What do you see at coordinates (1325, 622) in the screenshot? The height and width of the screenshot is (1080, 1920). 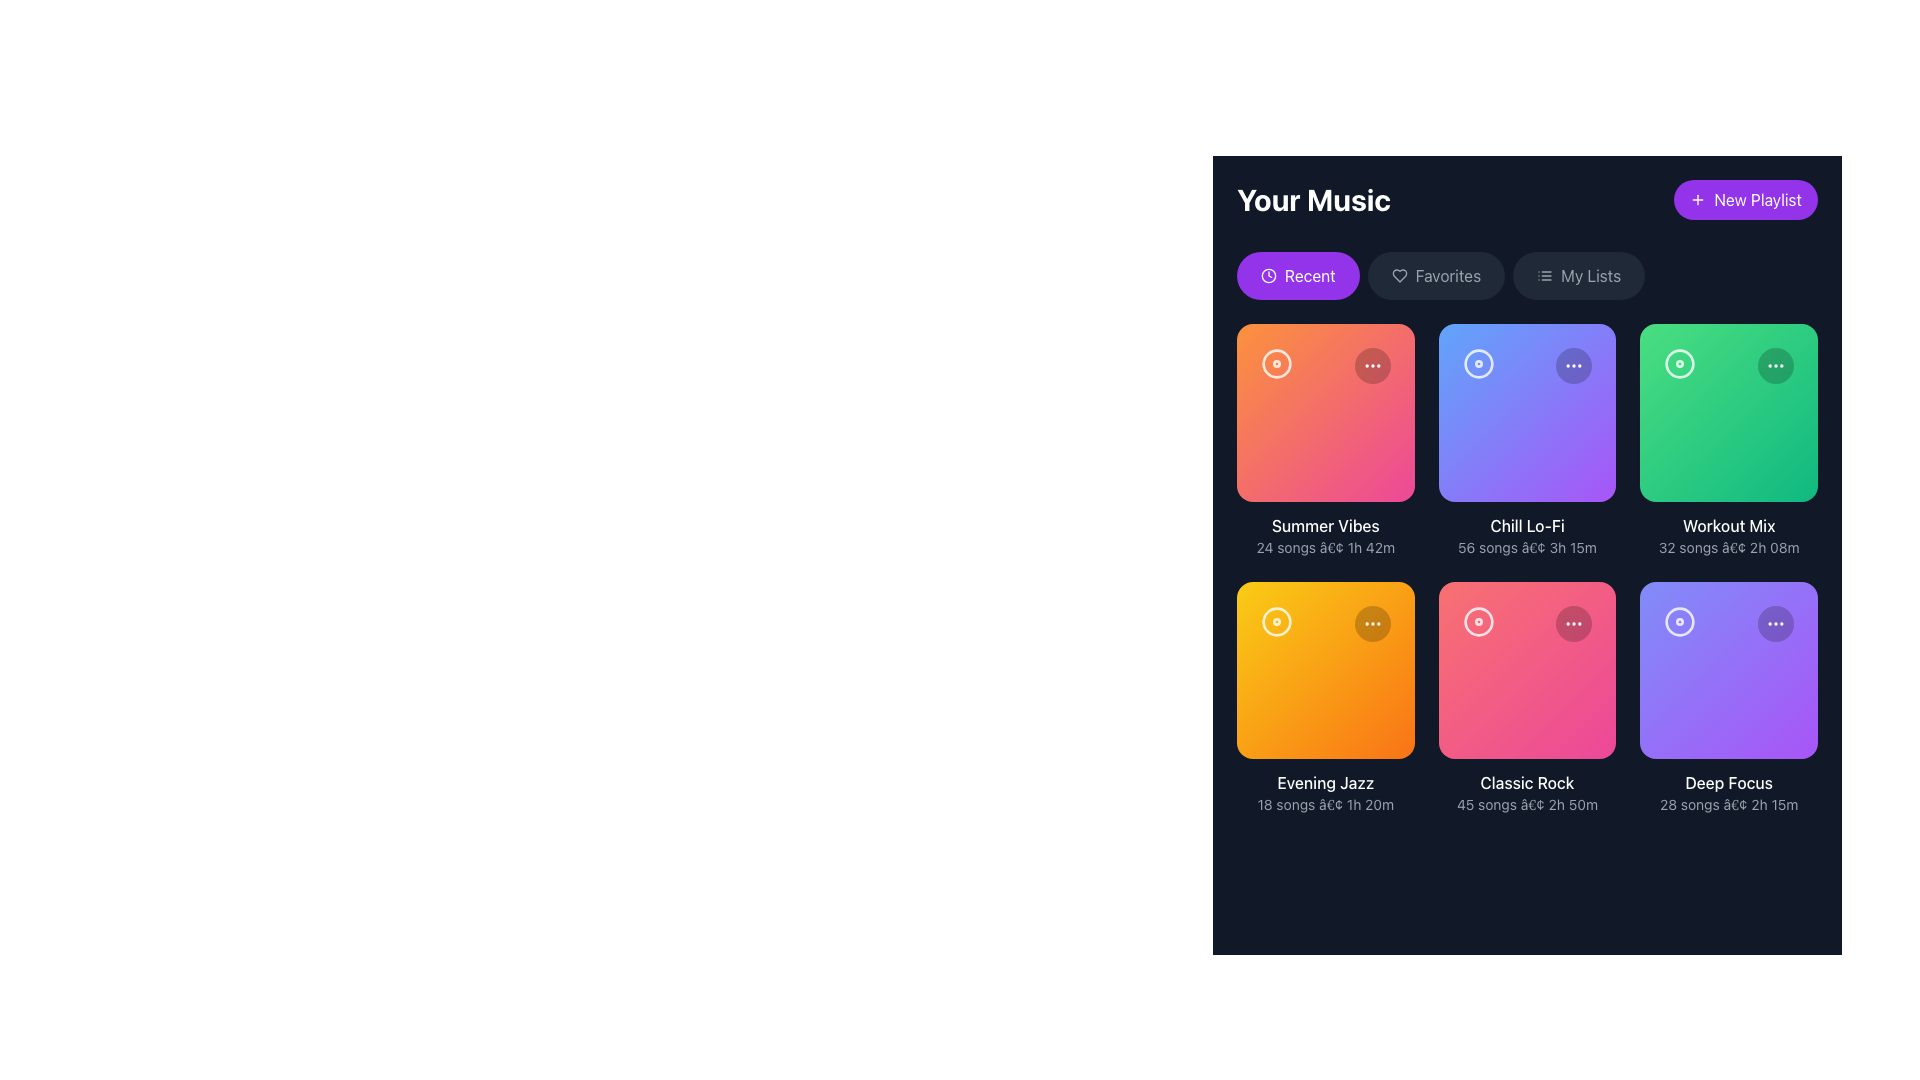 I see `the icons in the 'Evening Jazz' card's control interface` at bounding box center [1325, 622].